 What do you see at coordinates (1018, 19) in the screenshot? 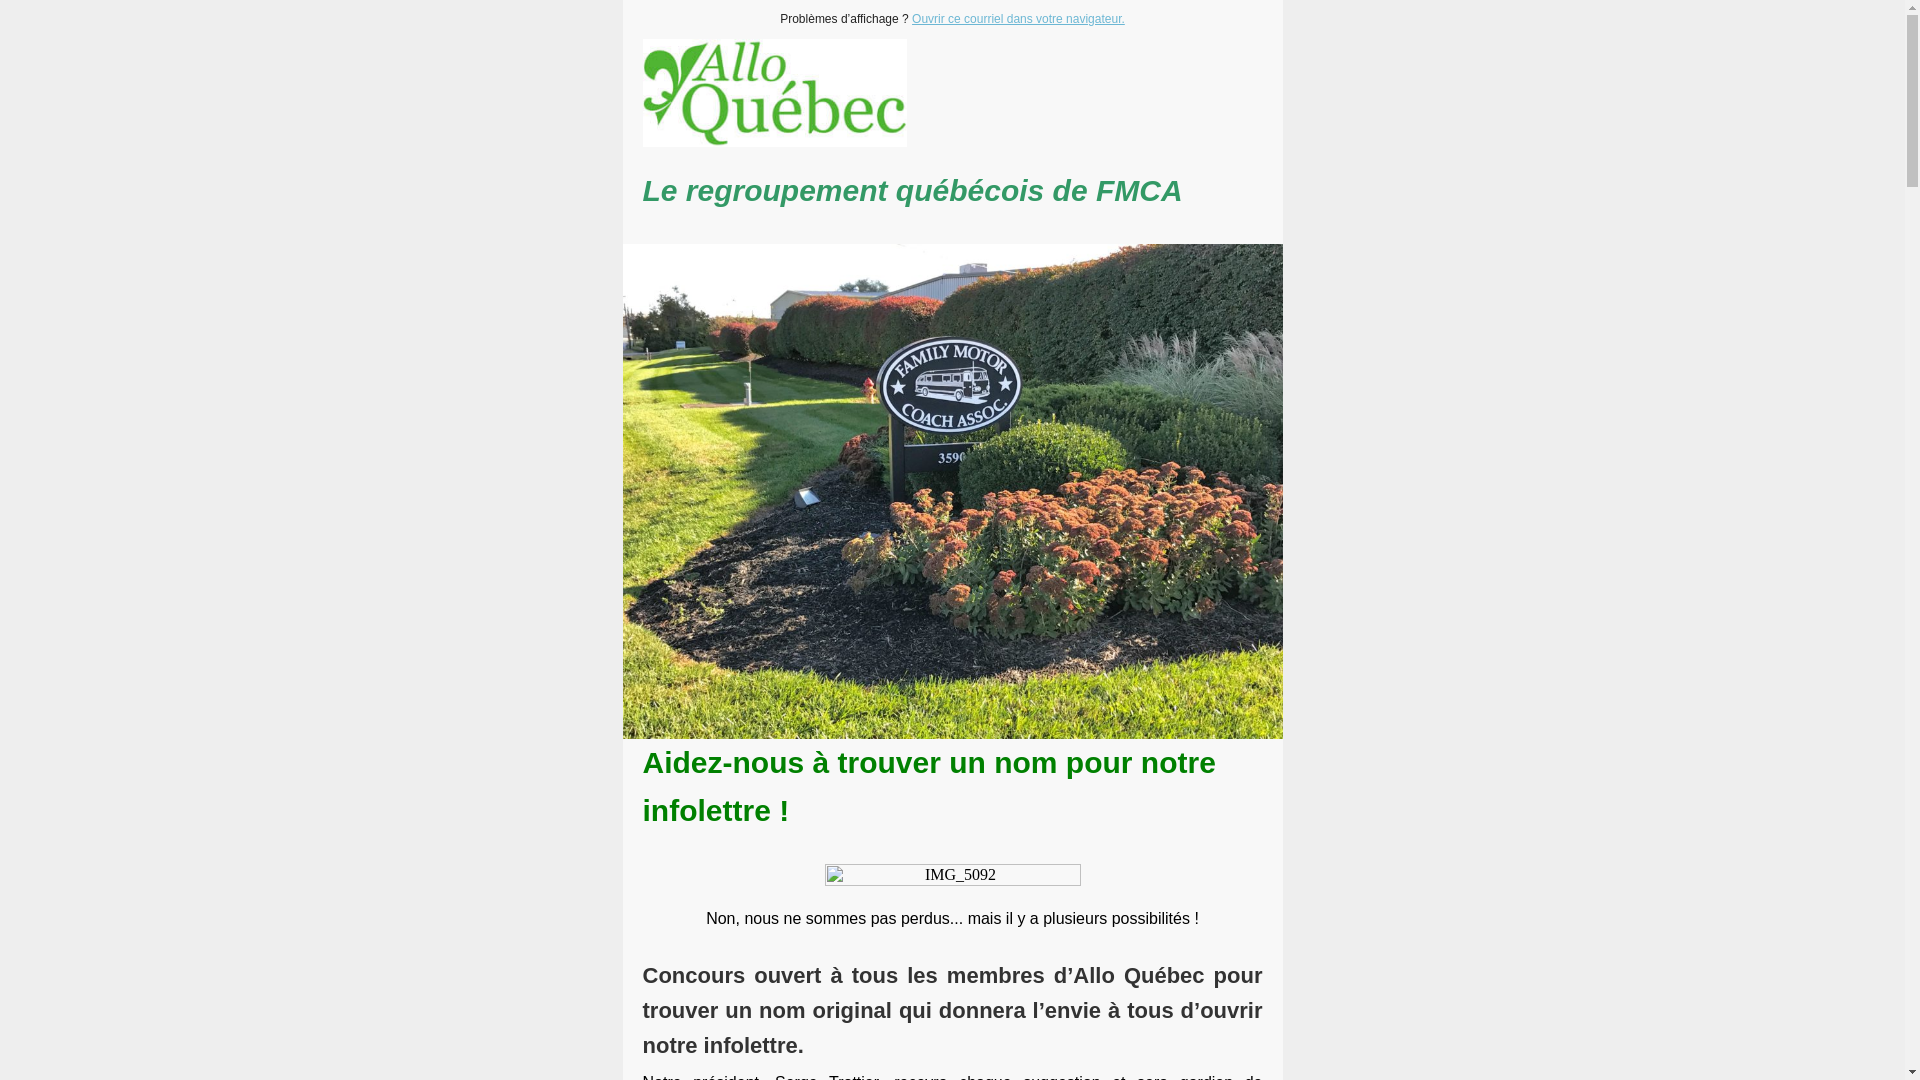
I see `'Ouvrir ce courriel dans votre navigateur.'` at bounding box center [1018, 19].